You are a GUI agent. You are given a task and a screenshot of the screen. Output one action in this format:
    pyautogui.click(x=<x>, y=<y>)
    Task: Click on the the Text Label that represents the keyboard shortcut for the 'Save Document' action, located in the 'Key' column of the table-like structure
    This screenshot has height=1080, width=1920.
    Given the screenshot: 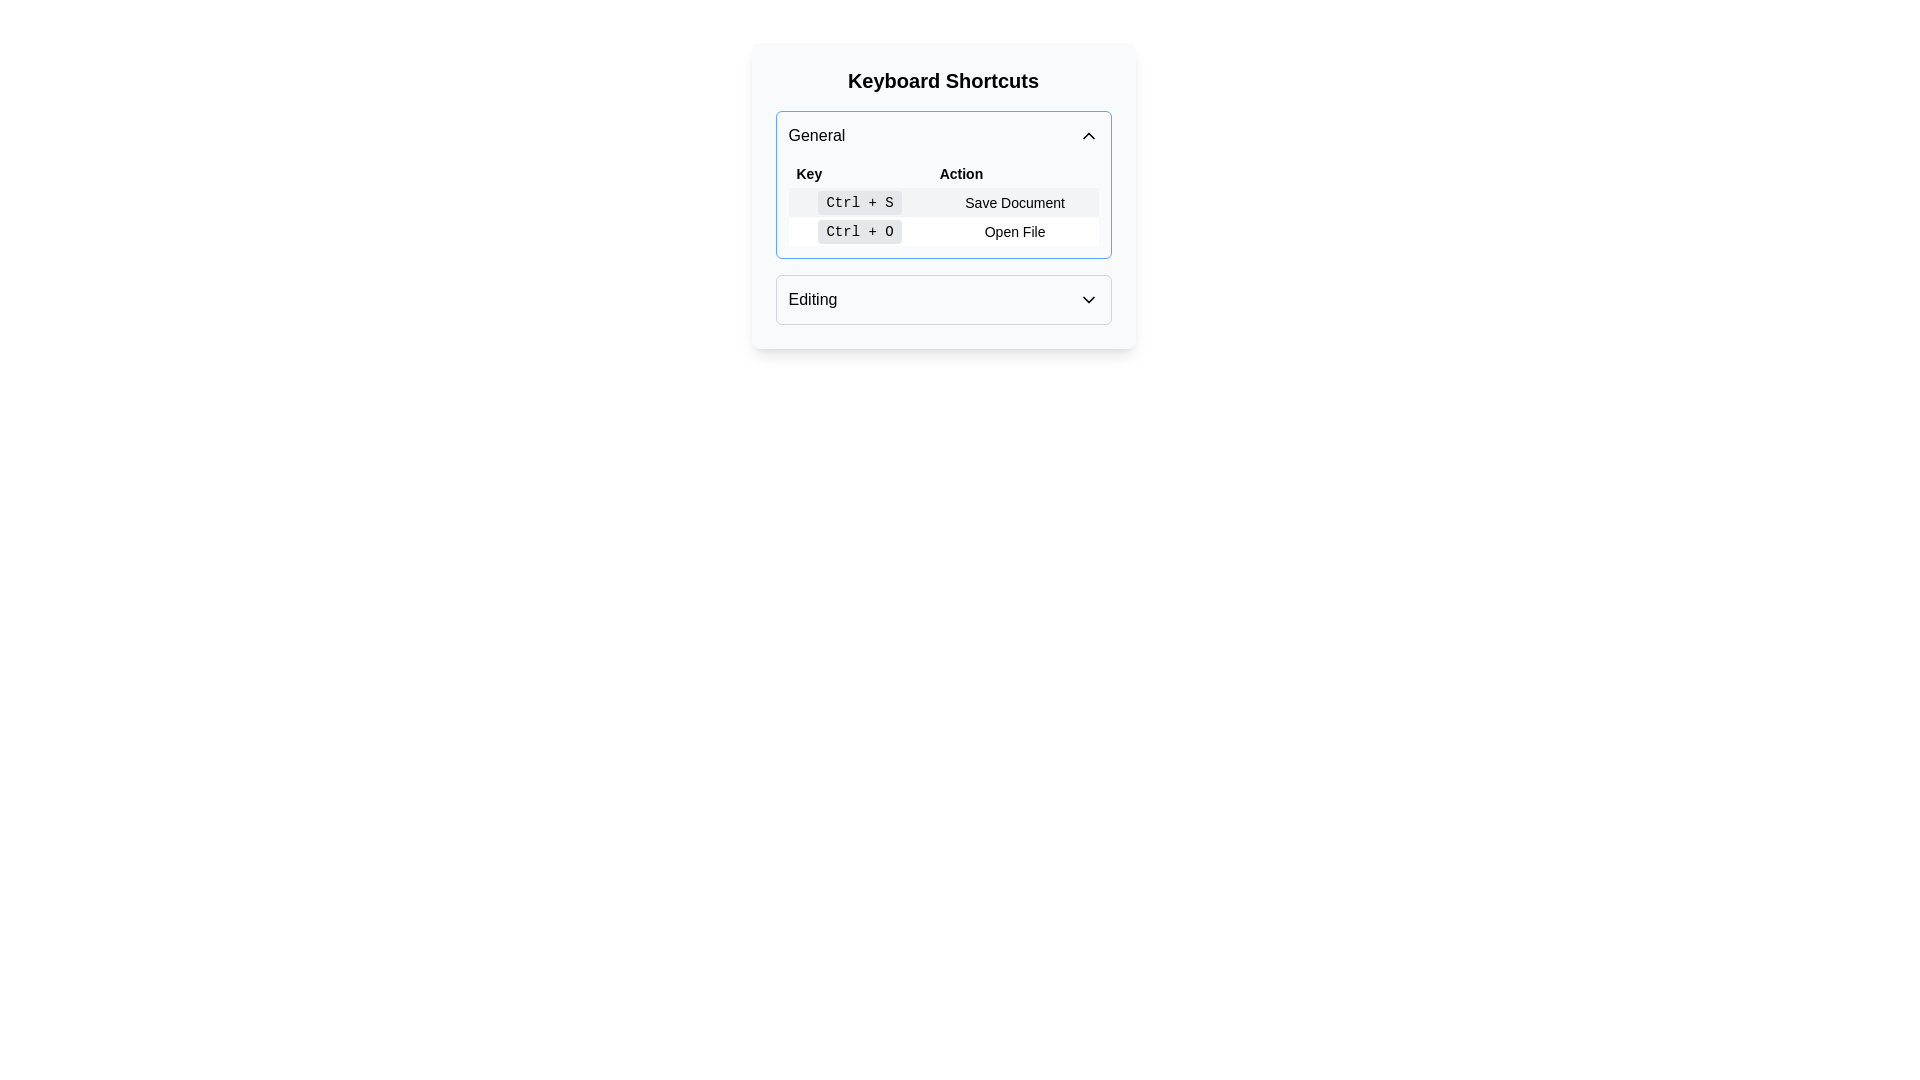 What is the action you would take?
    pyautogui.click(x=860, y=203)
    